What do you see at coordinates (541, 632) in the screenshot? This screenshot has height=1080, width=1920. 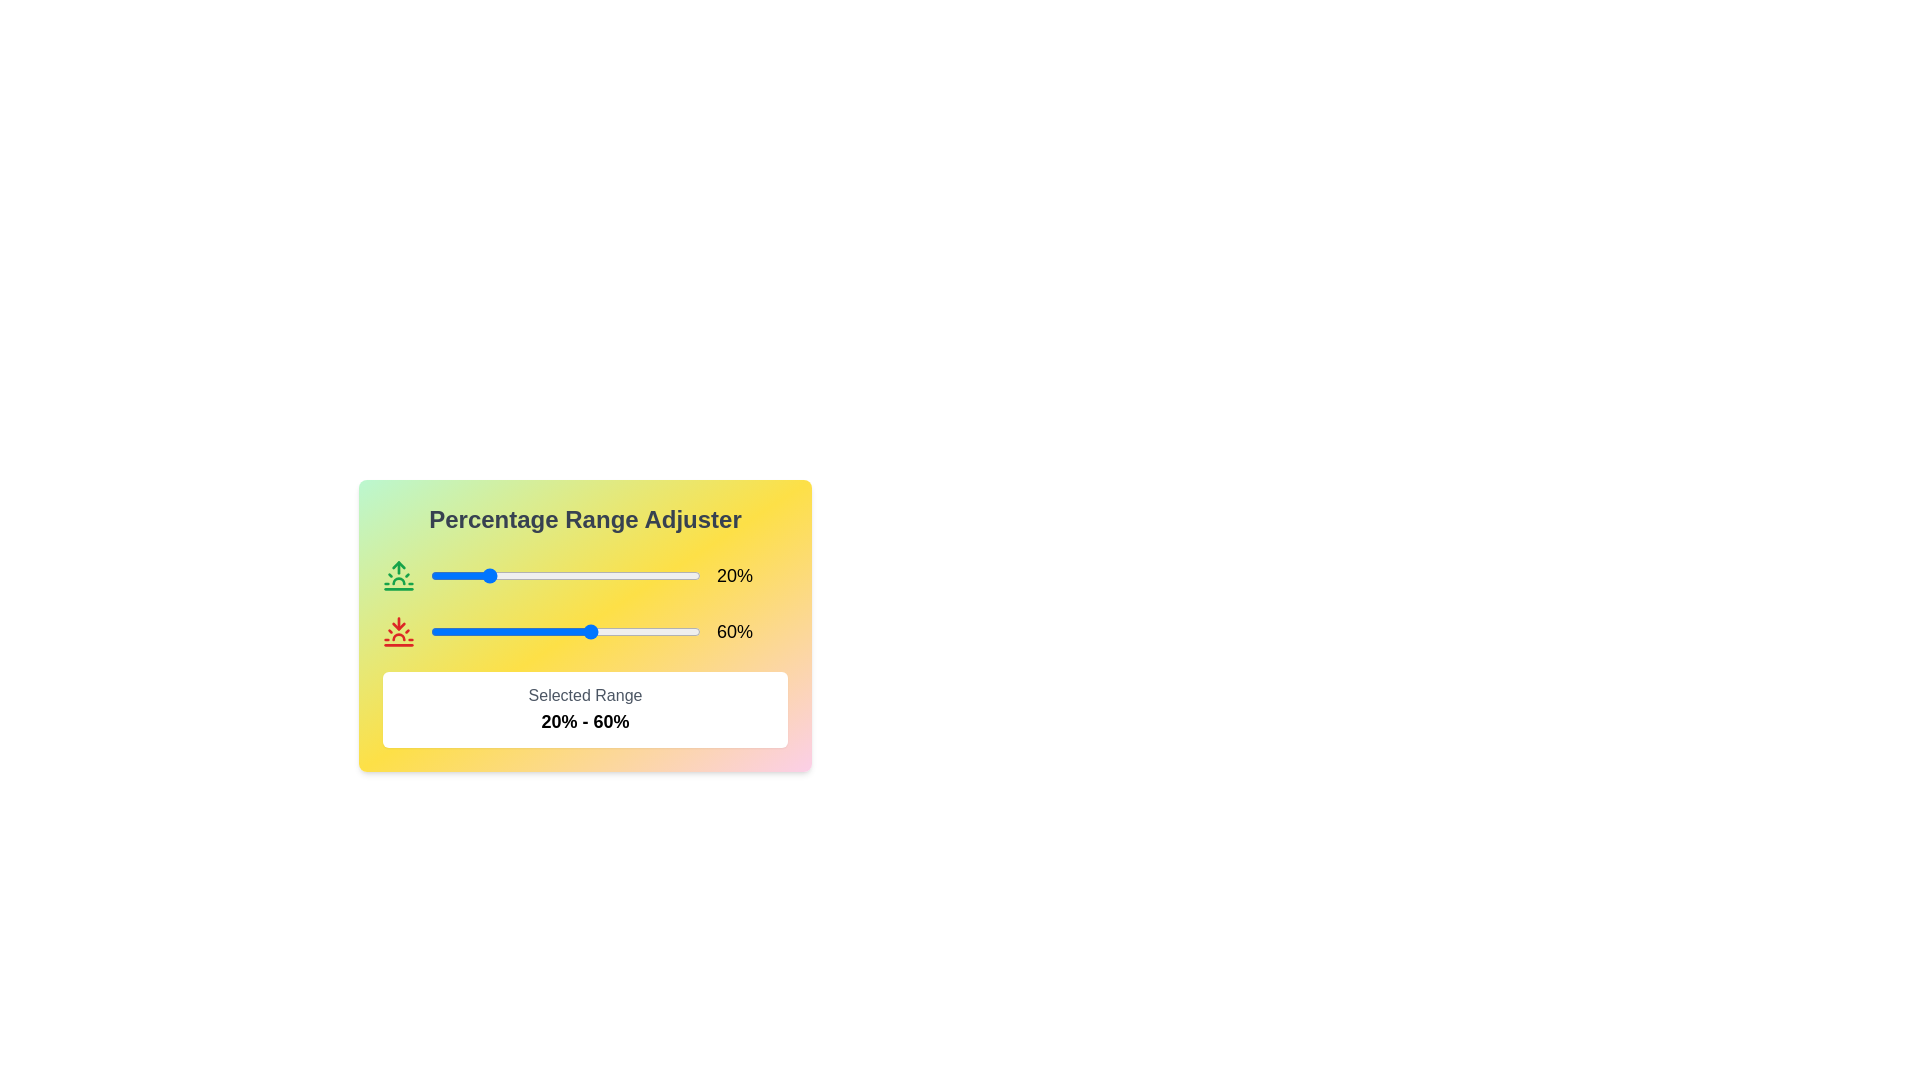 I see `the slider` at bounding box center [541, 632].